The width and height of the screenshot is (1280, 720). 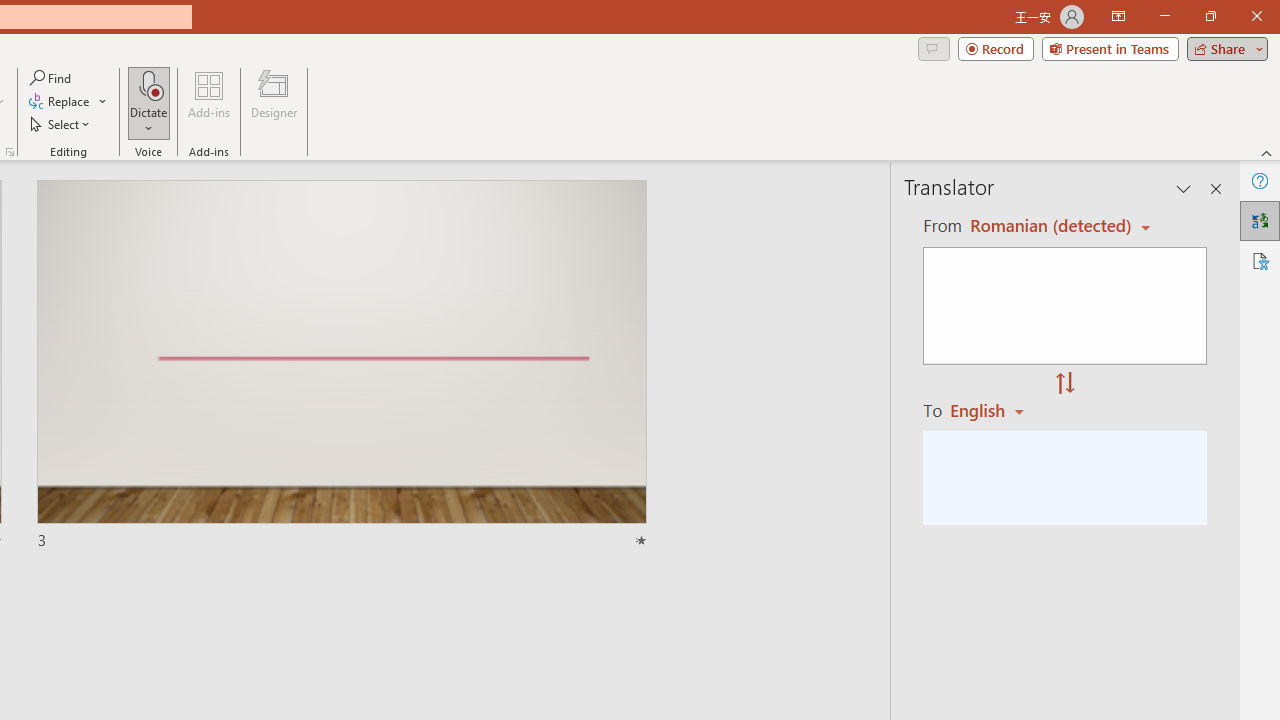 I want to click on 'Czech (detected)', so click(x=1046, y=225).